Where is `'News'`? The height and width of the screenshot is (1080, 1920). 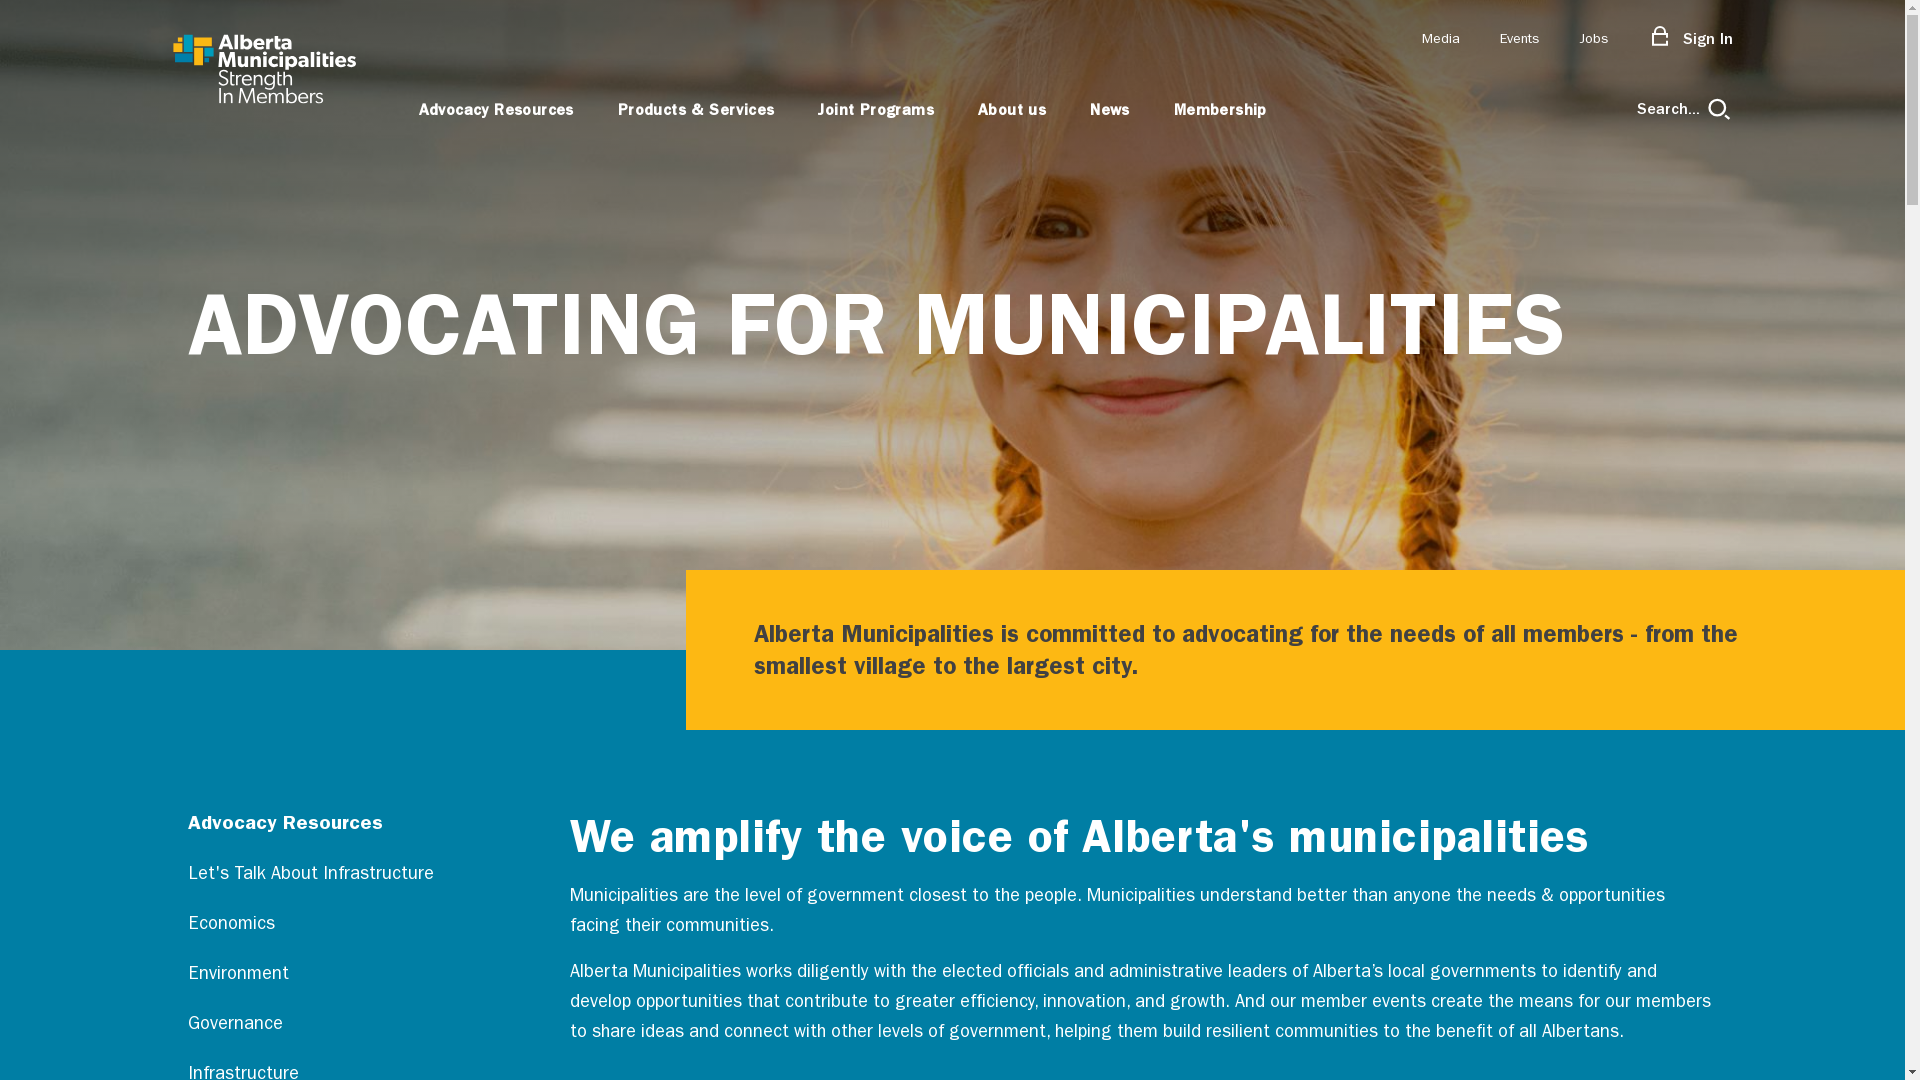 'News' is located at coordinates (1108, 108).